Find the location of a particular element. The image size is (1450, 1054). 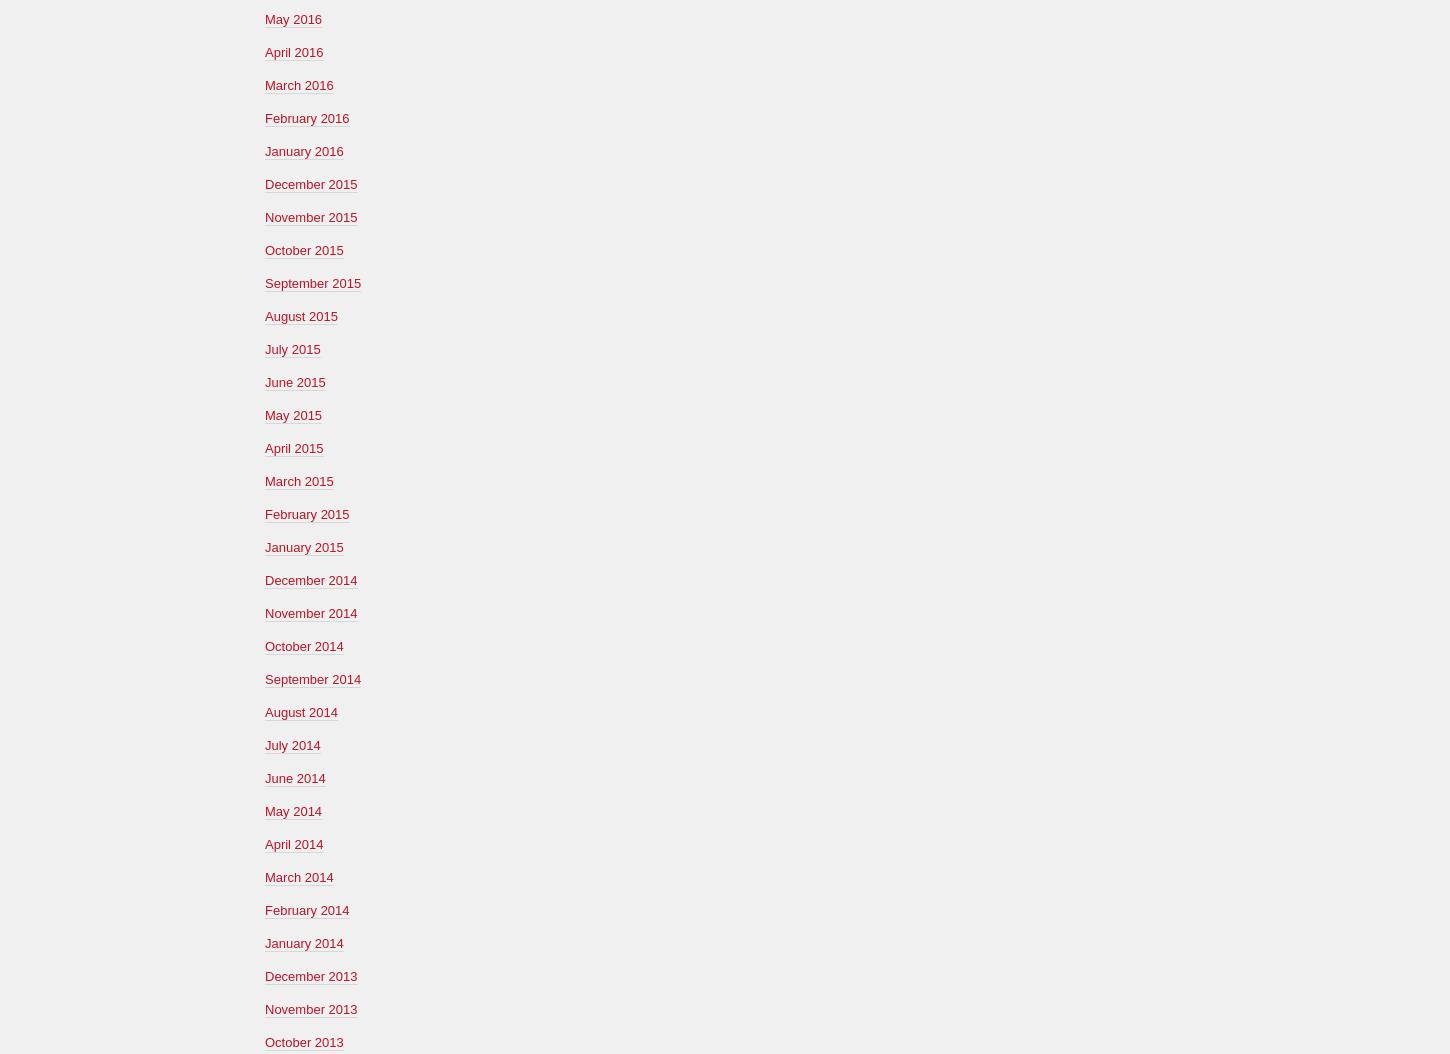

'September 2014' is located at coordinates (265, 678).